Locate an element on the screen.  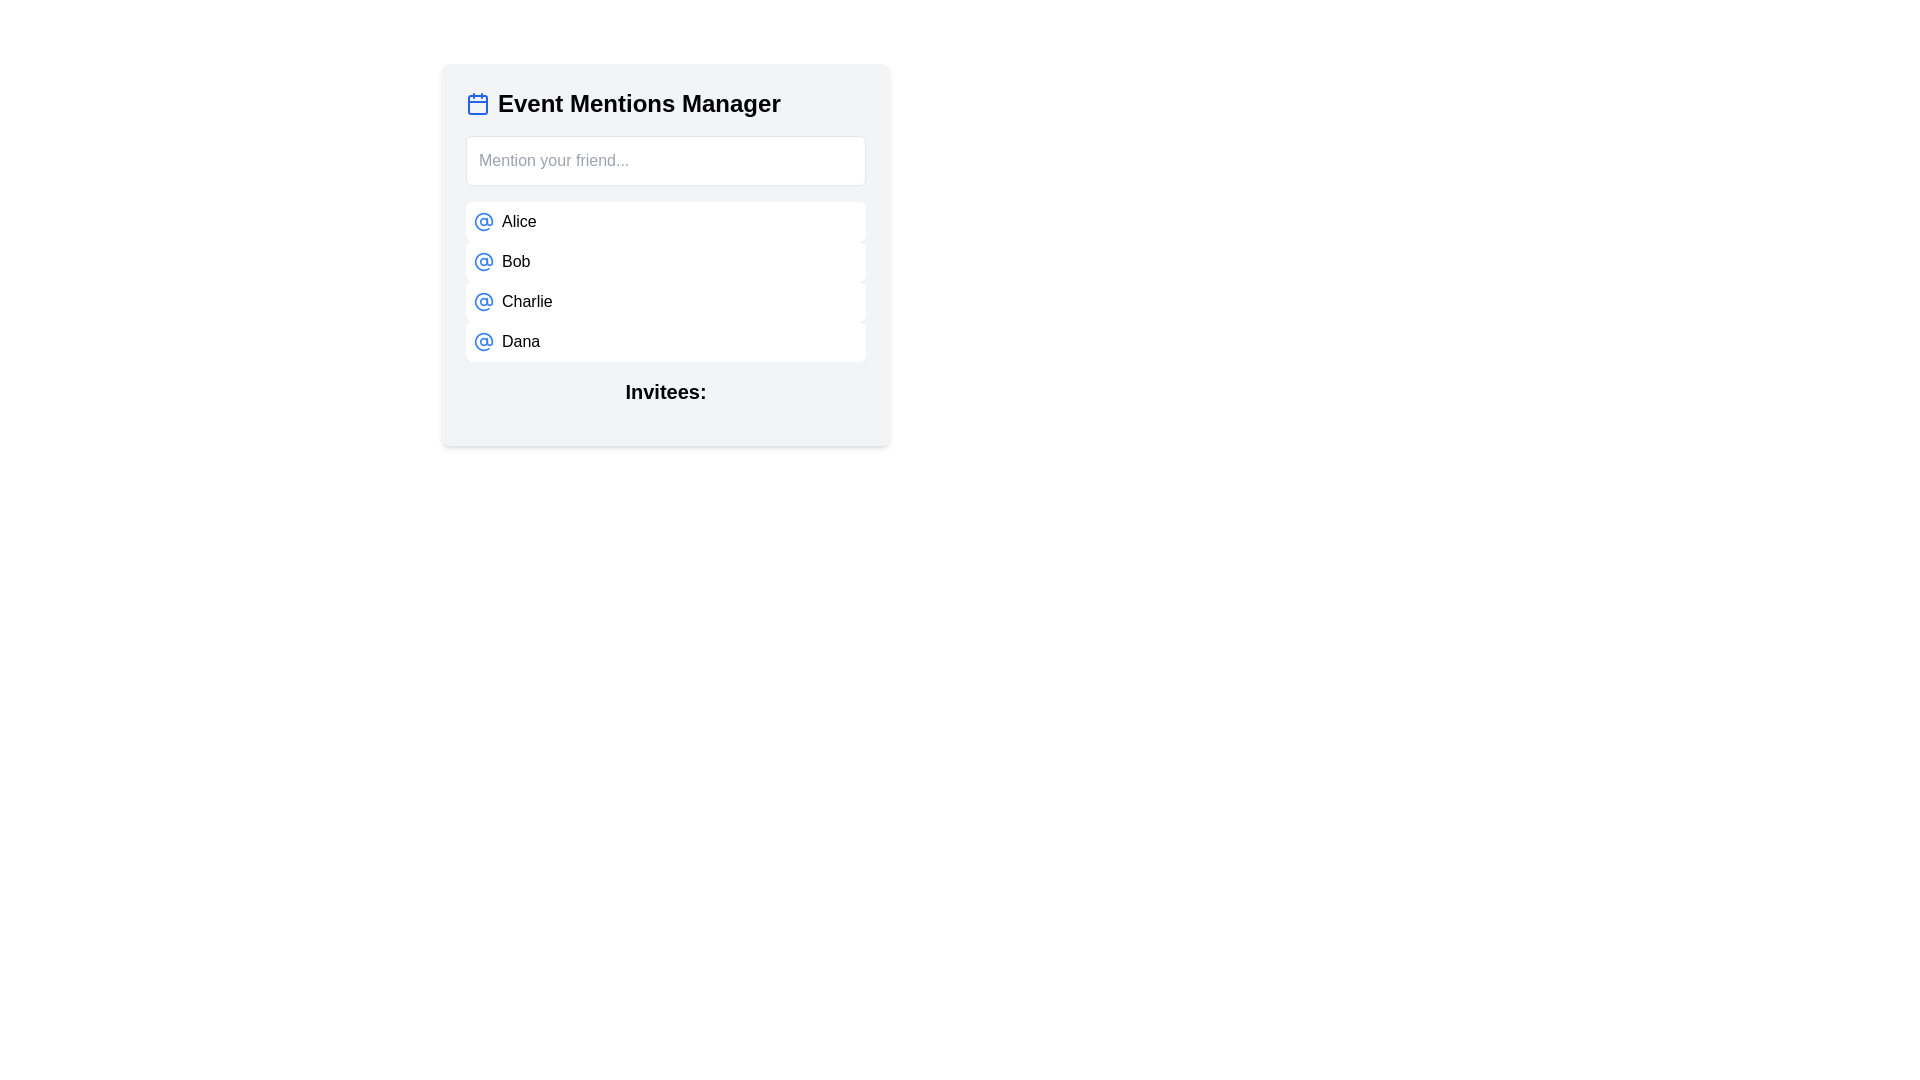
the user icon representing 'Bob', located in the second row of the list under 'Event Mentions Manager', to the left of the name 'Bob' is located at coordinates (484, 261).